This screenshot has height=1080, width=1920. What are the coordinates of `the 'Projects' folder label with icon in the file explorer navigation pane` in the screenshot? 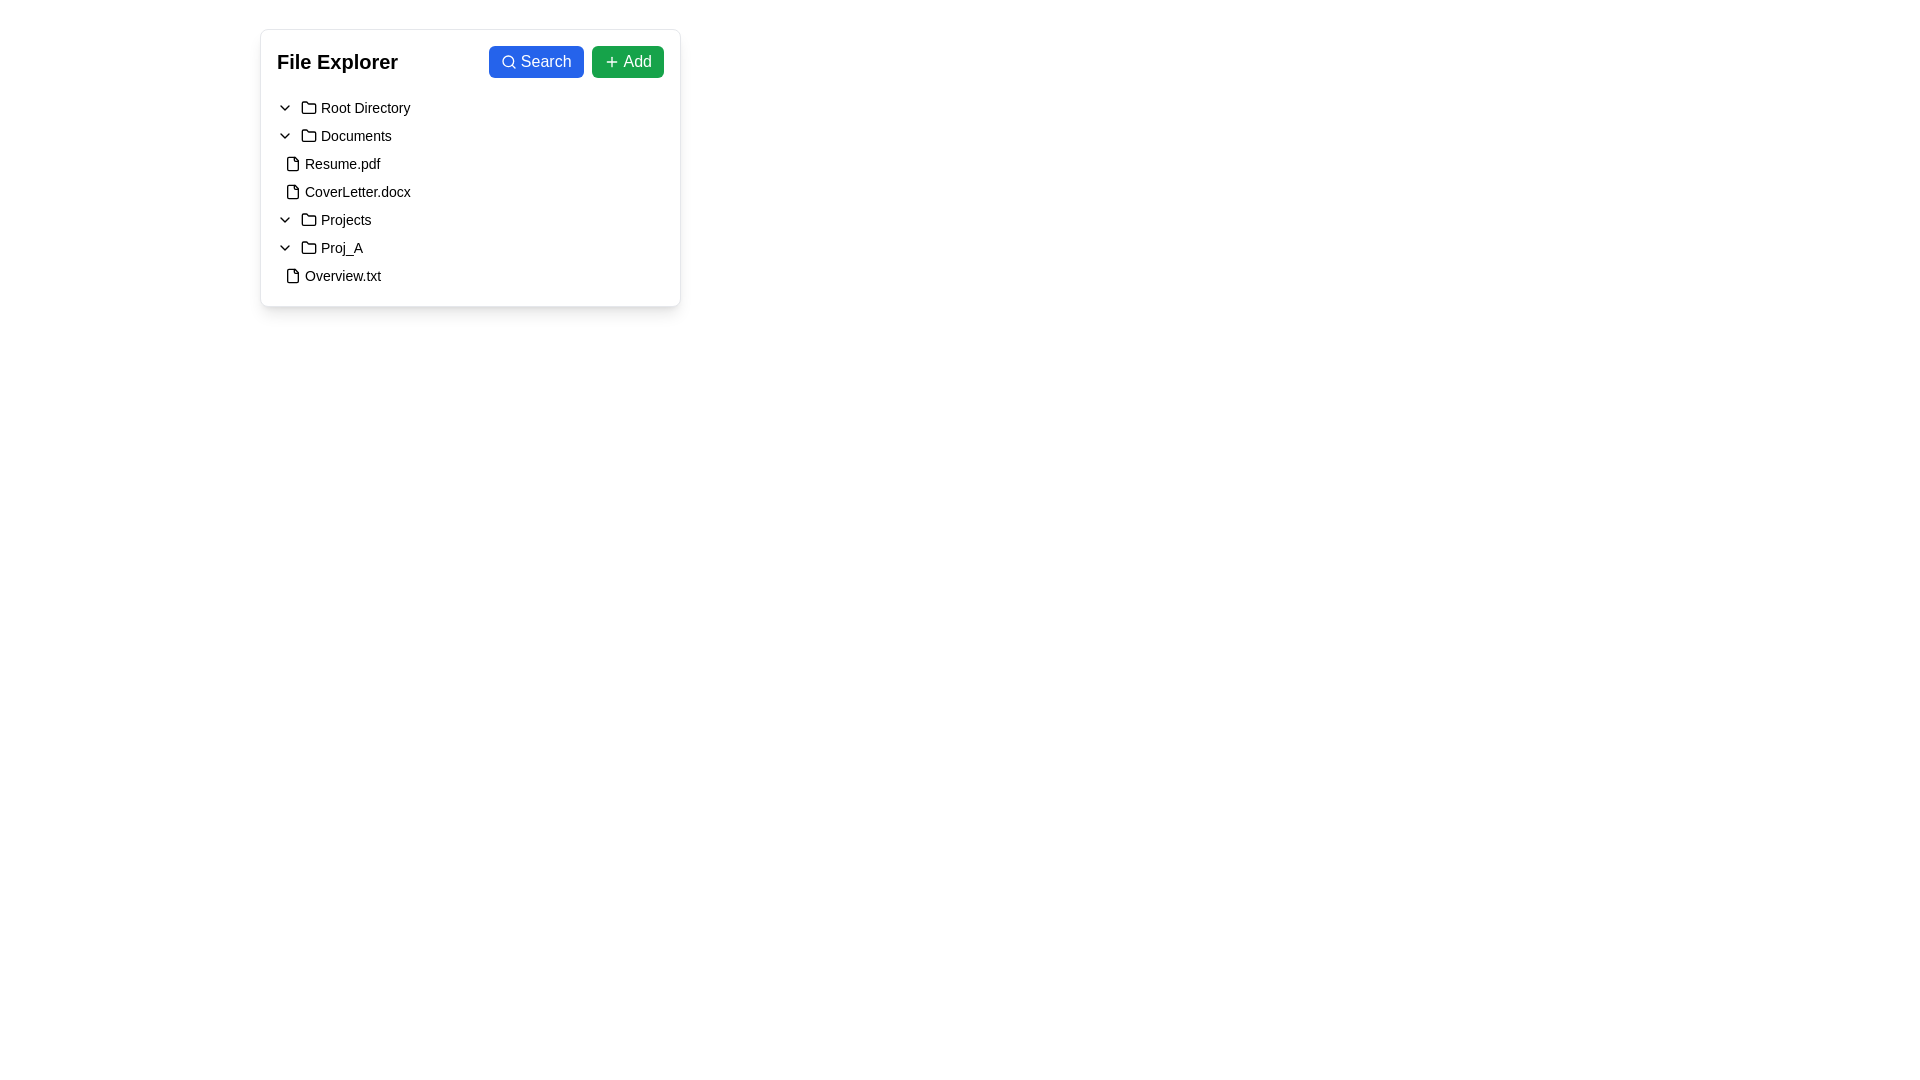 It's located at (336, 219).